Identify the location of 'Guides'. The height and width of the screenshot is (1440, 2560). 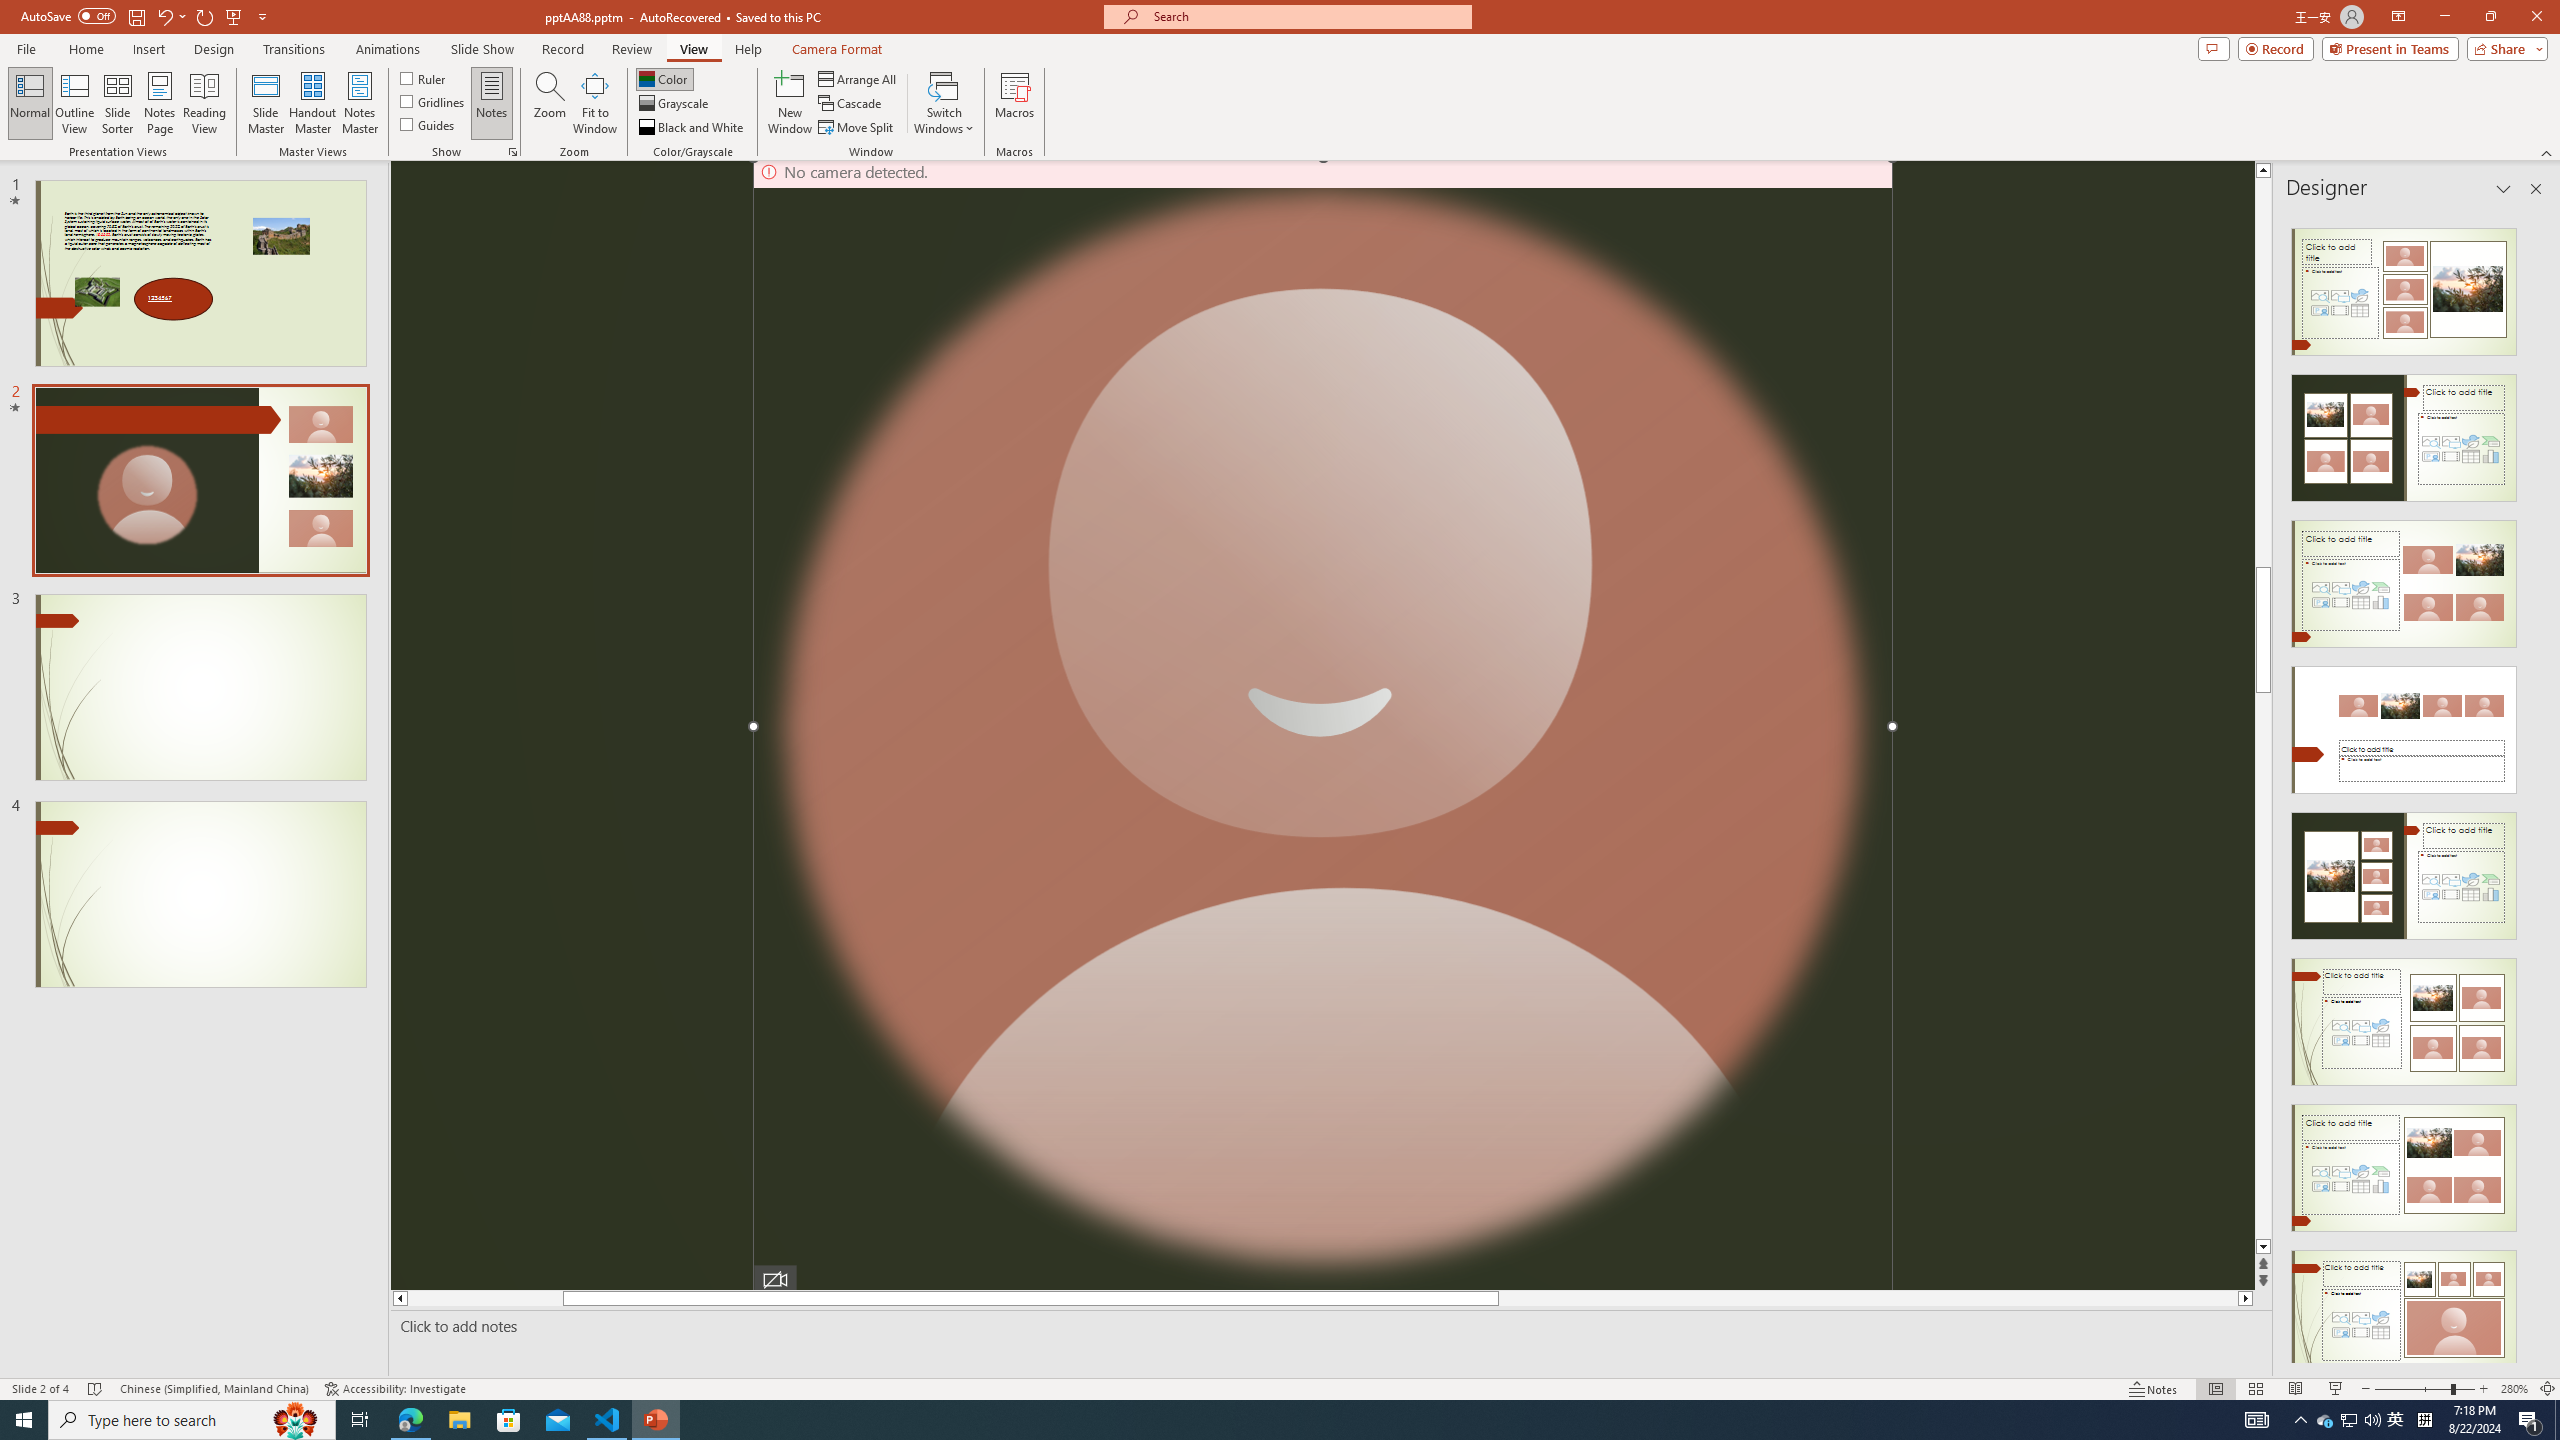
(428, 122).